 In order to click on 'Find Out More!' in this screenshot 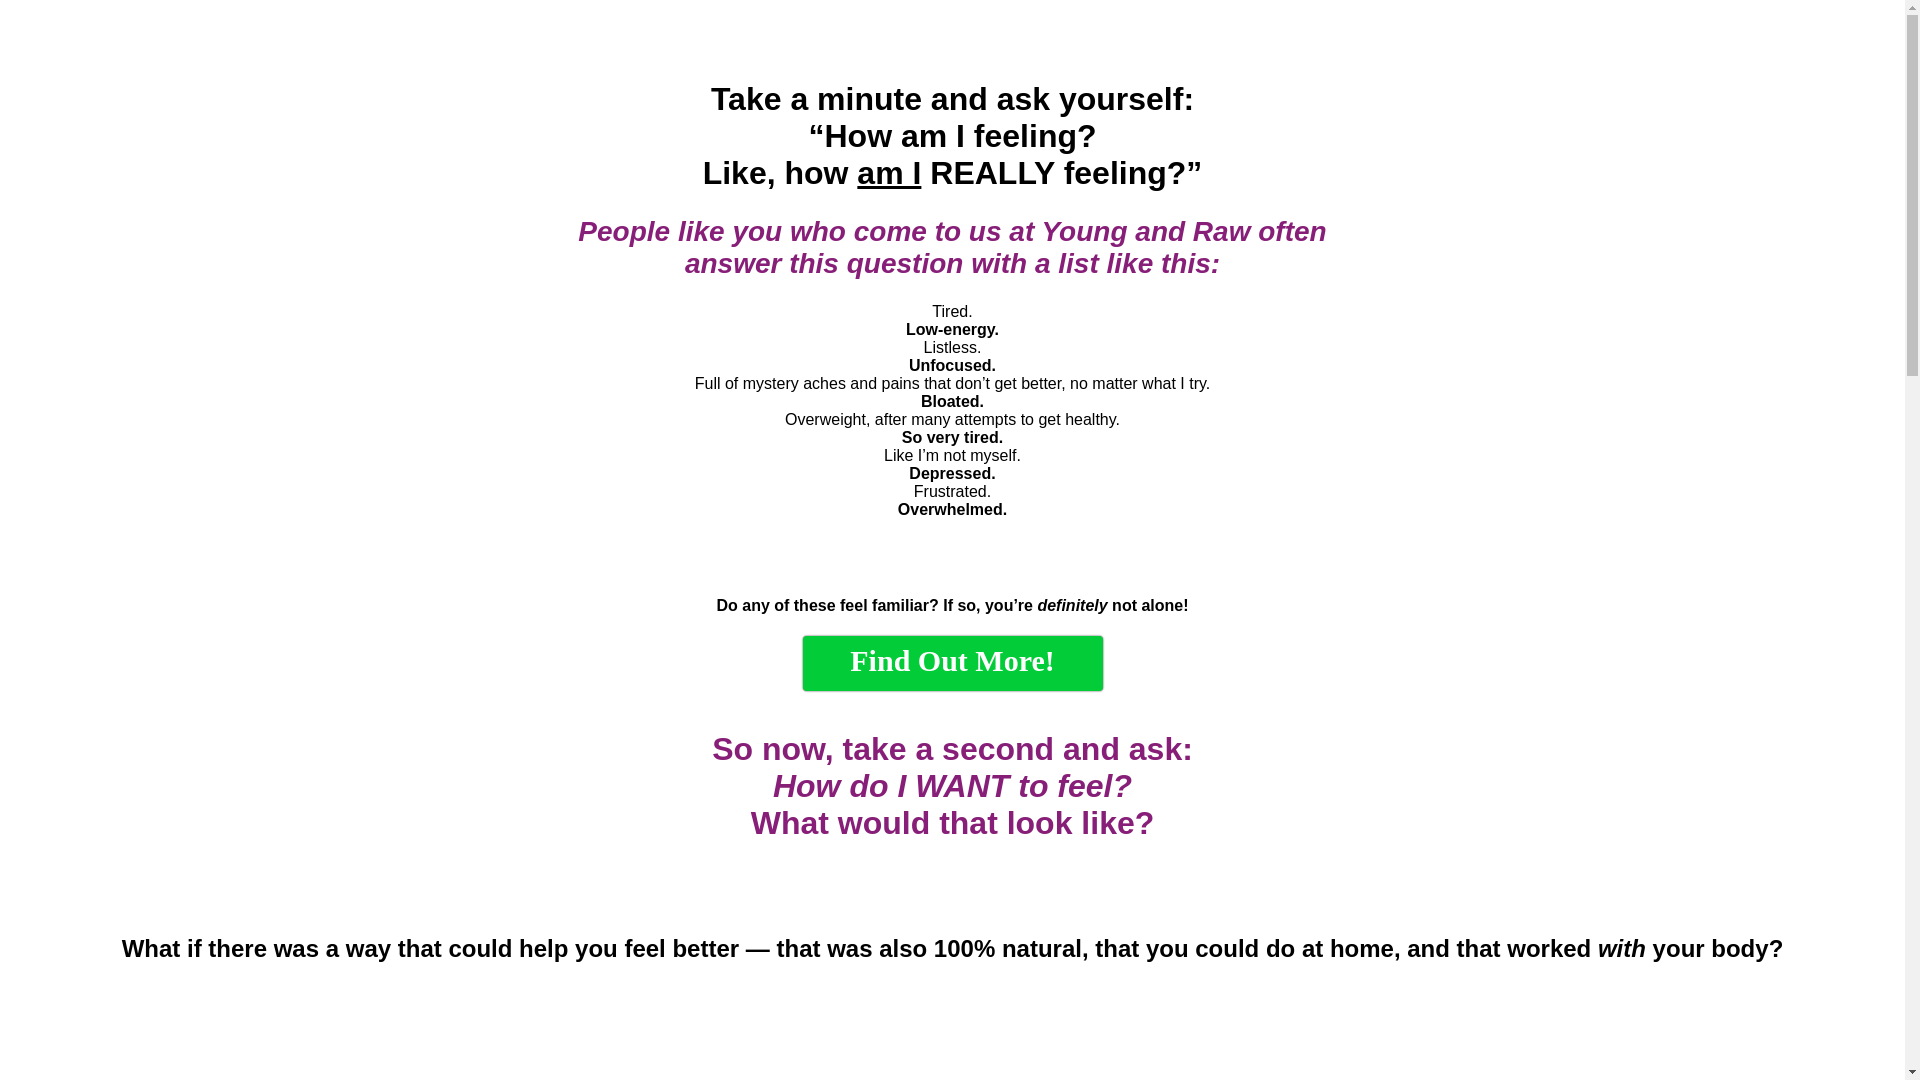, I will do `click(950, 663)`.